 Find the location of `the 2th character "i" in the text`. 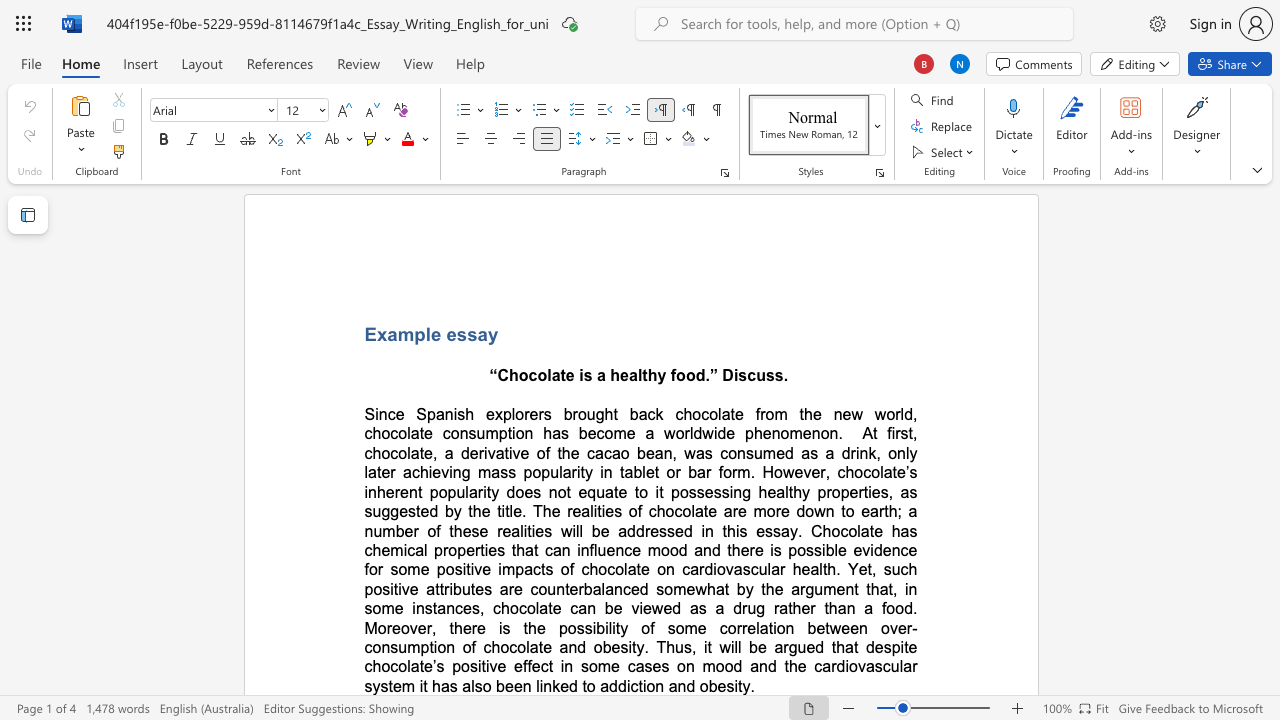

the 2th character "i" in the text is located at coordinates (735, 375).